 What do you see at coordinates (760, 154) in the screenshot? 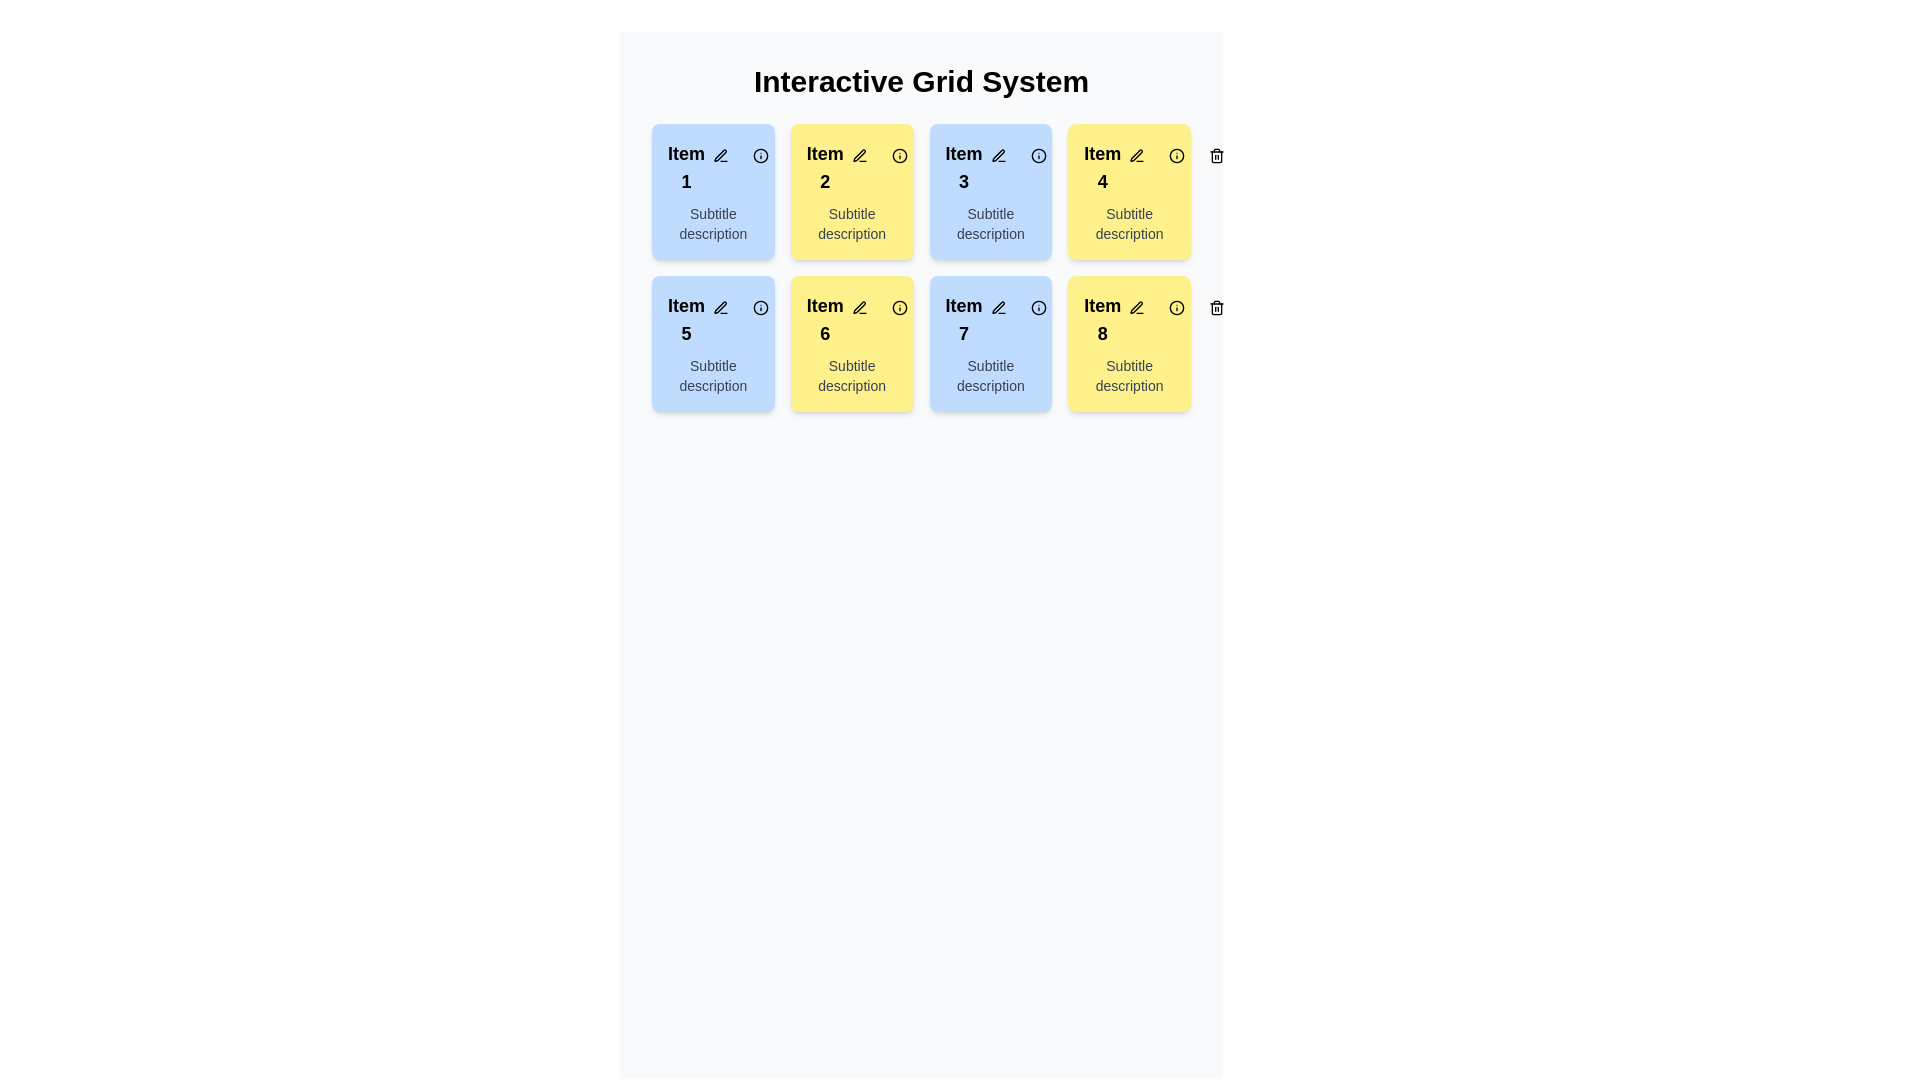
I see `the circular information button located in the first column's card labeled 'Item 1'` at bounding box center [760, 154].